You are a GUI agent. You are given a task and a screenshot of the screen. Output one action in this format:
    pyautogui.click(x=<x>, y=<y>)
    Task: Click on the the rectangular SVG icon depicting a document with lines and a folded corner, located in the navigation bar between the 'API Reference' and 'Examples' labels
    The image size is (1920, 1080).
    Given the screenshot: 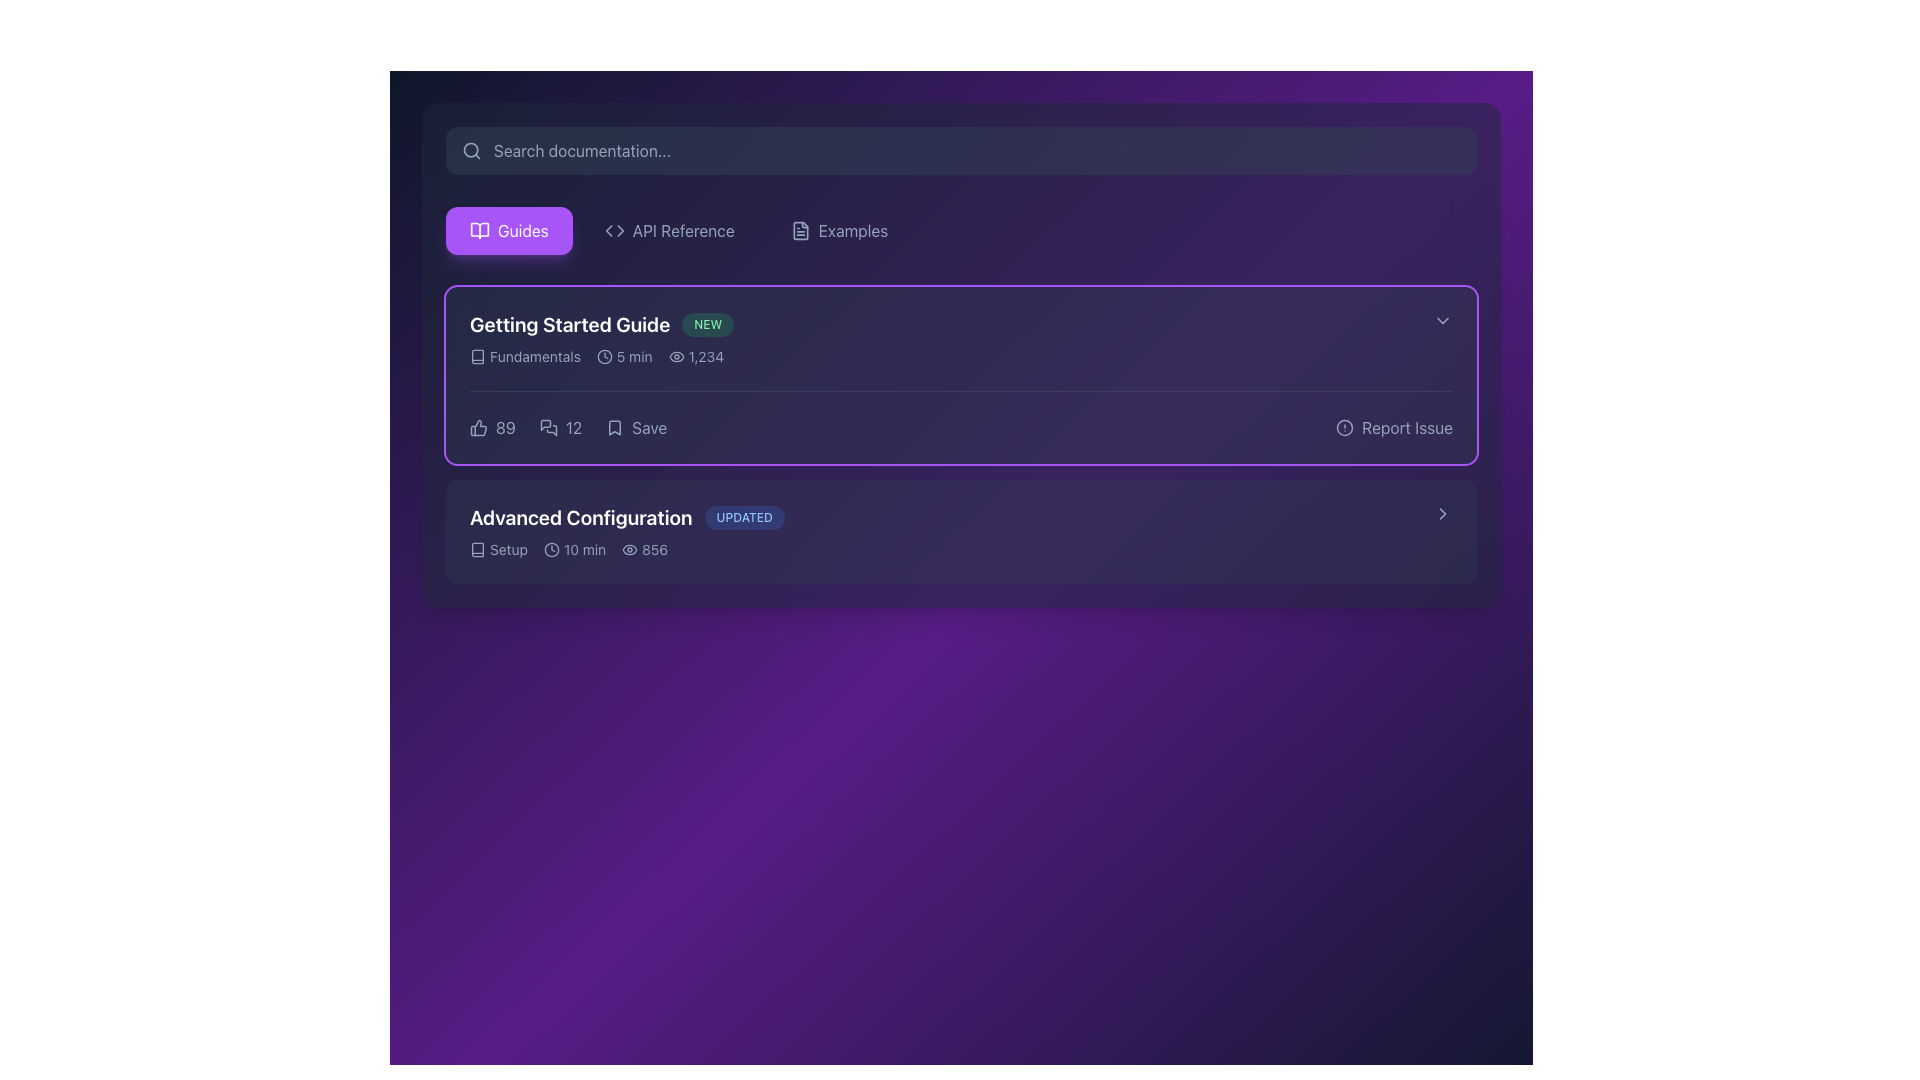 What is the action you would take?
    pyautogui.click(x=800, y=230)
    